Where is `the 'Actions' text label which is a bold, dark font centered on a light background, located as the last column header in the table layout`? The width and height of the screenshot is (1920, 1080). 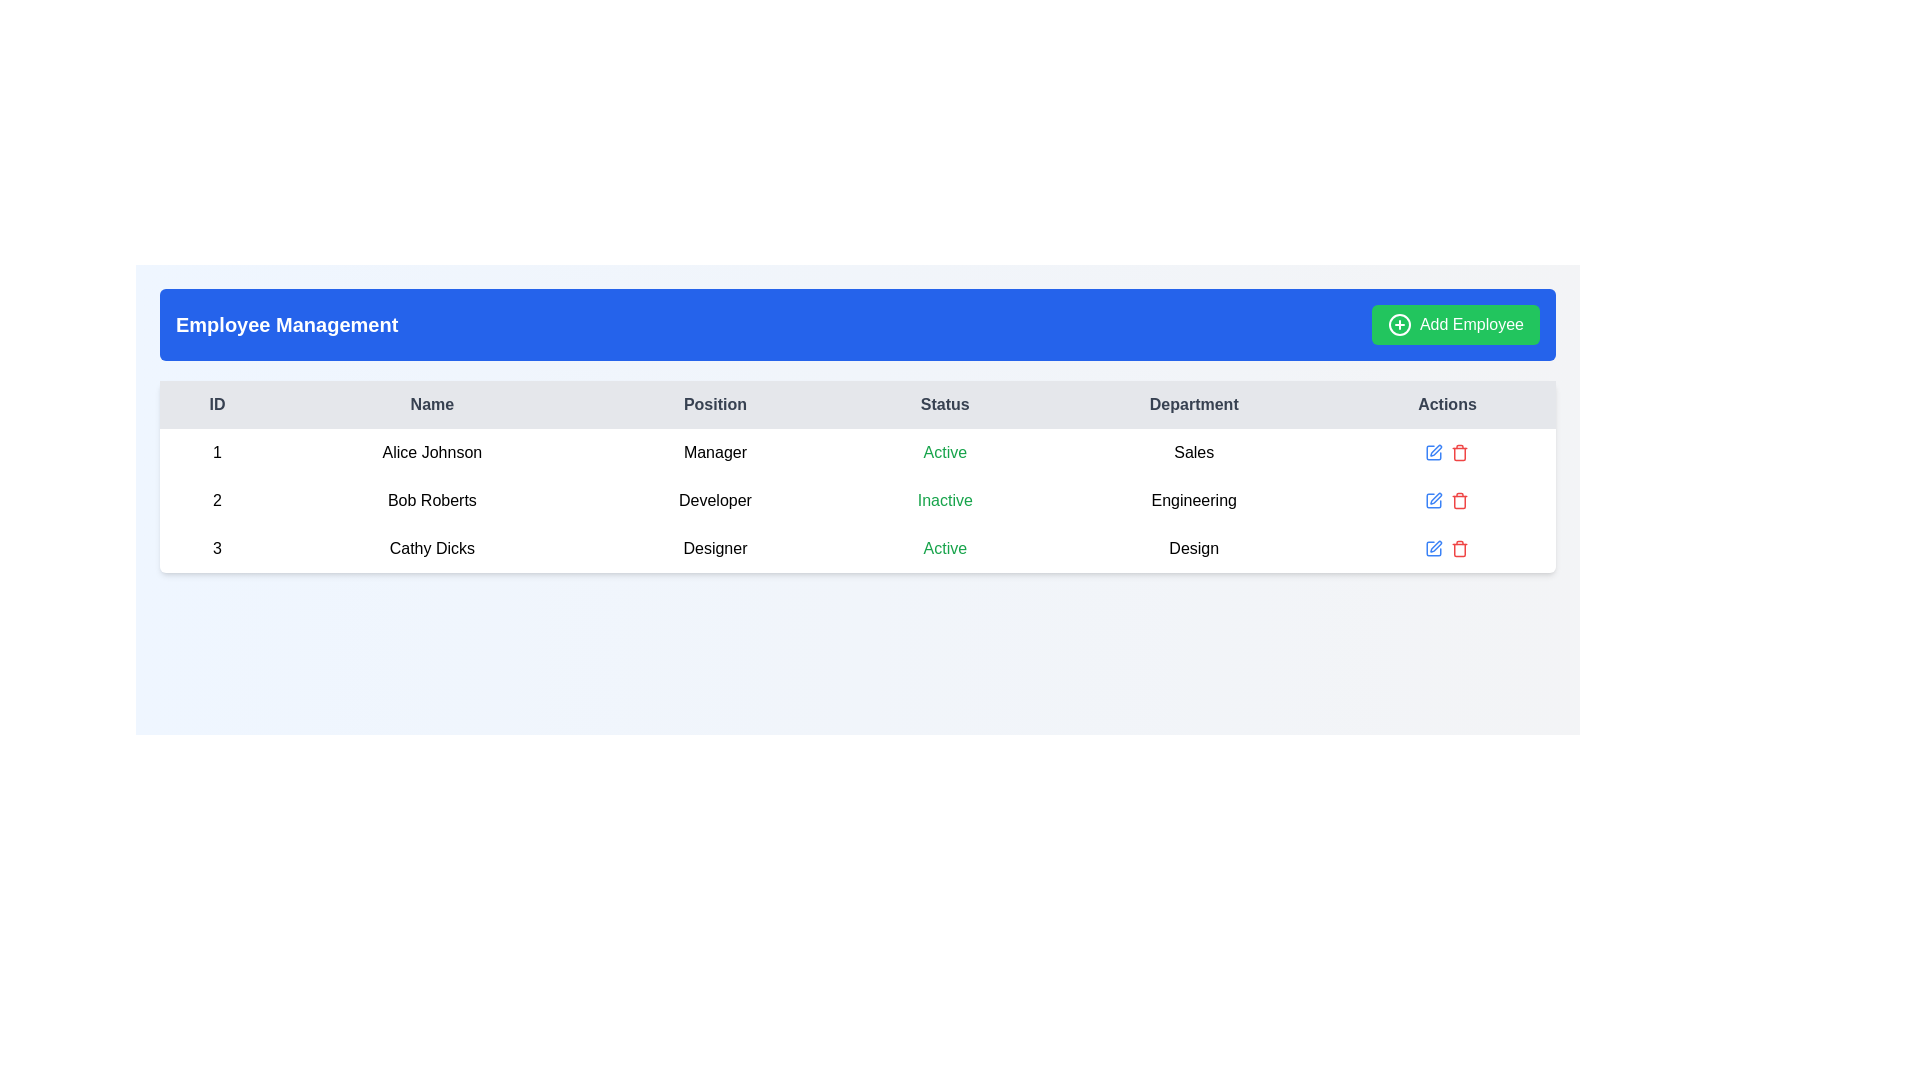
the 'Actions' text label which is a bold, dark font centered on a light background, located as the last column header in the table layout is located at coordinates (1447, 405).